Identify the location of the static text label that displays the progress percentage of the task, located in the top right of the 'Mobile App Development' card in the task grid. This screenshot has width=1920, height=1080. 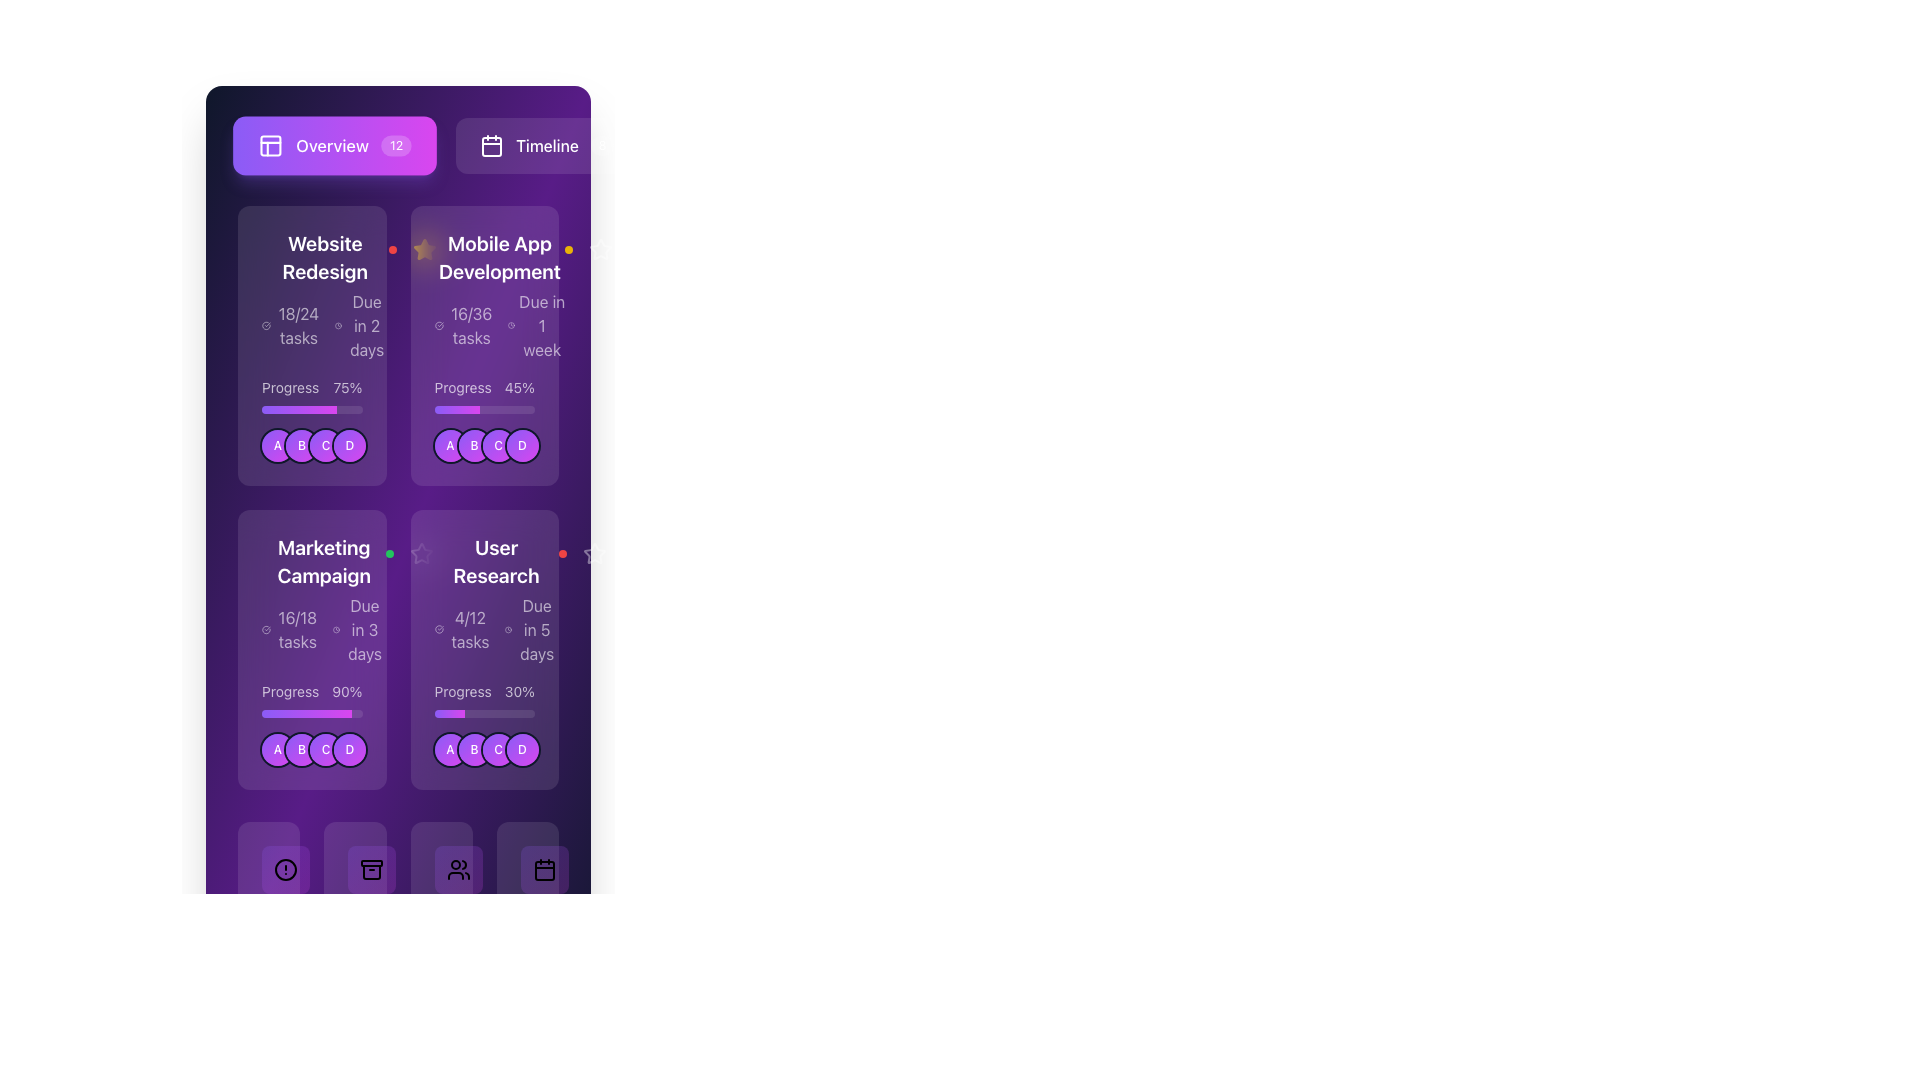
(519, 388).